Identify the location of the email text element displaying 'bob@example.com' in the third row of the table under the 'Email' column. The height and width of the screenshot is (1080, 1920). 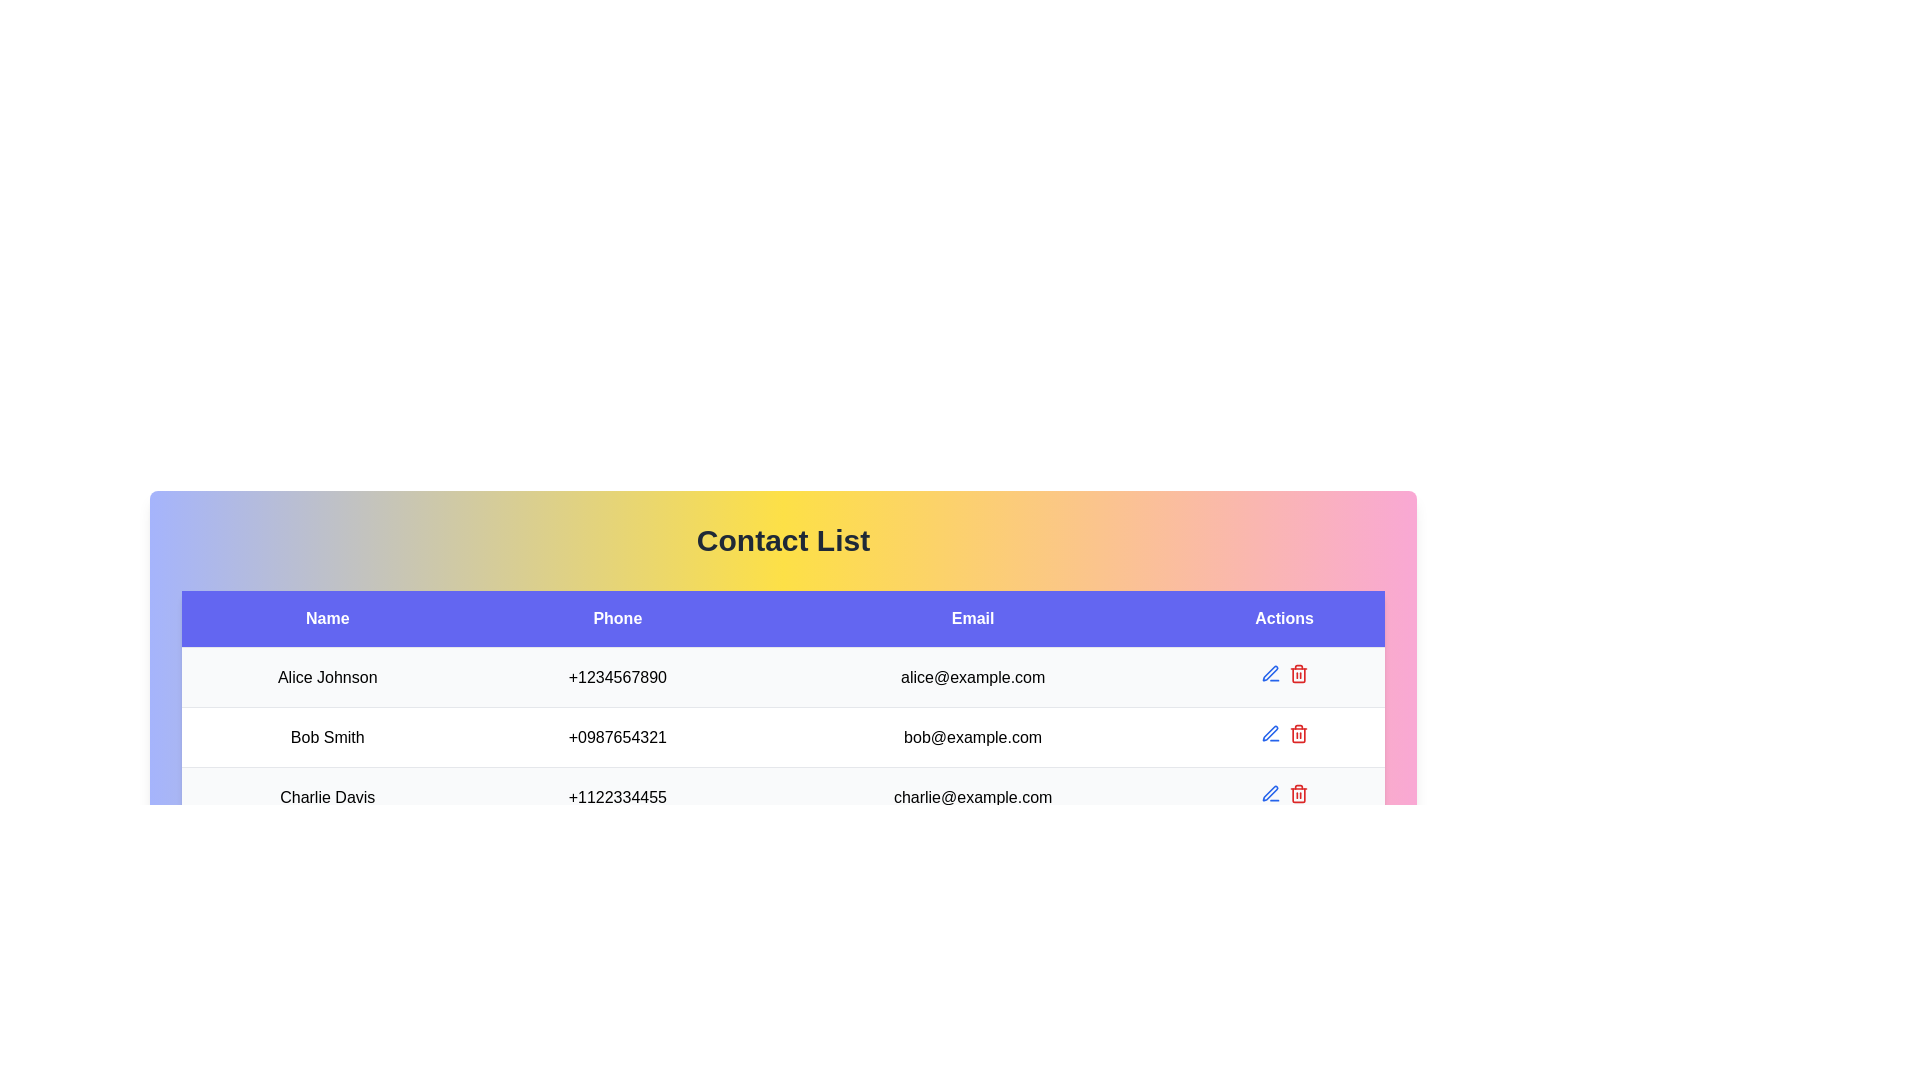
(973, 737).